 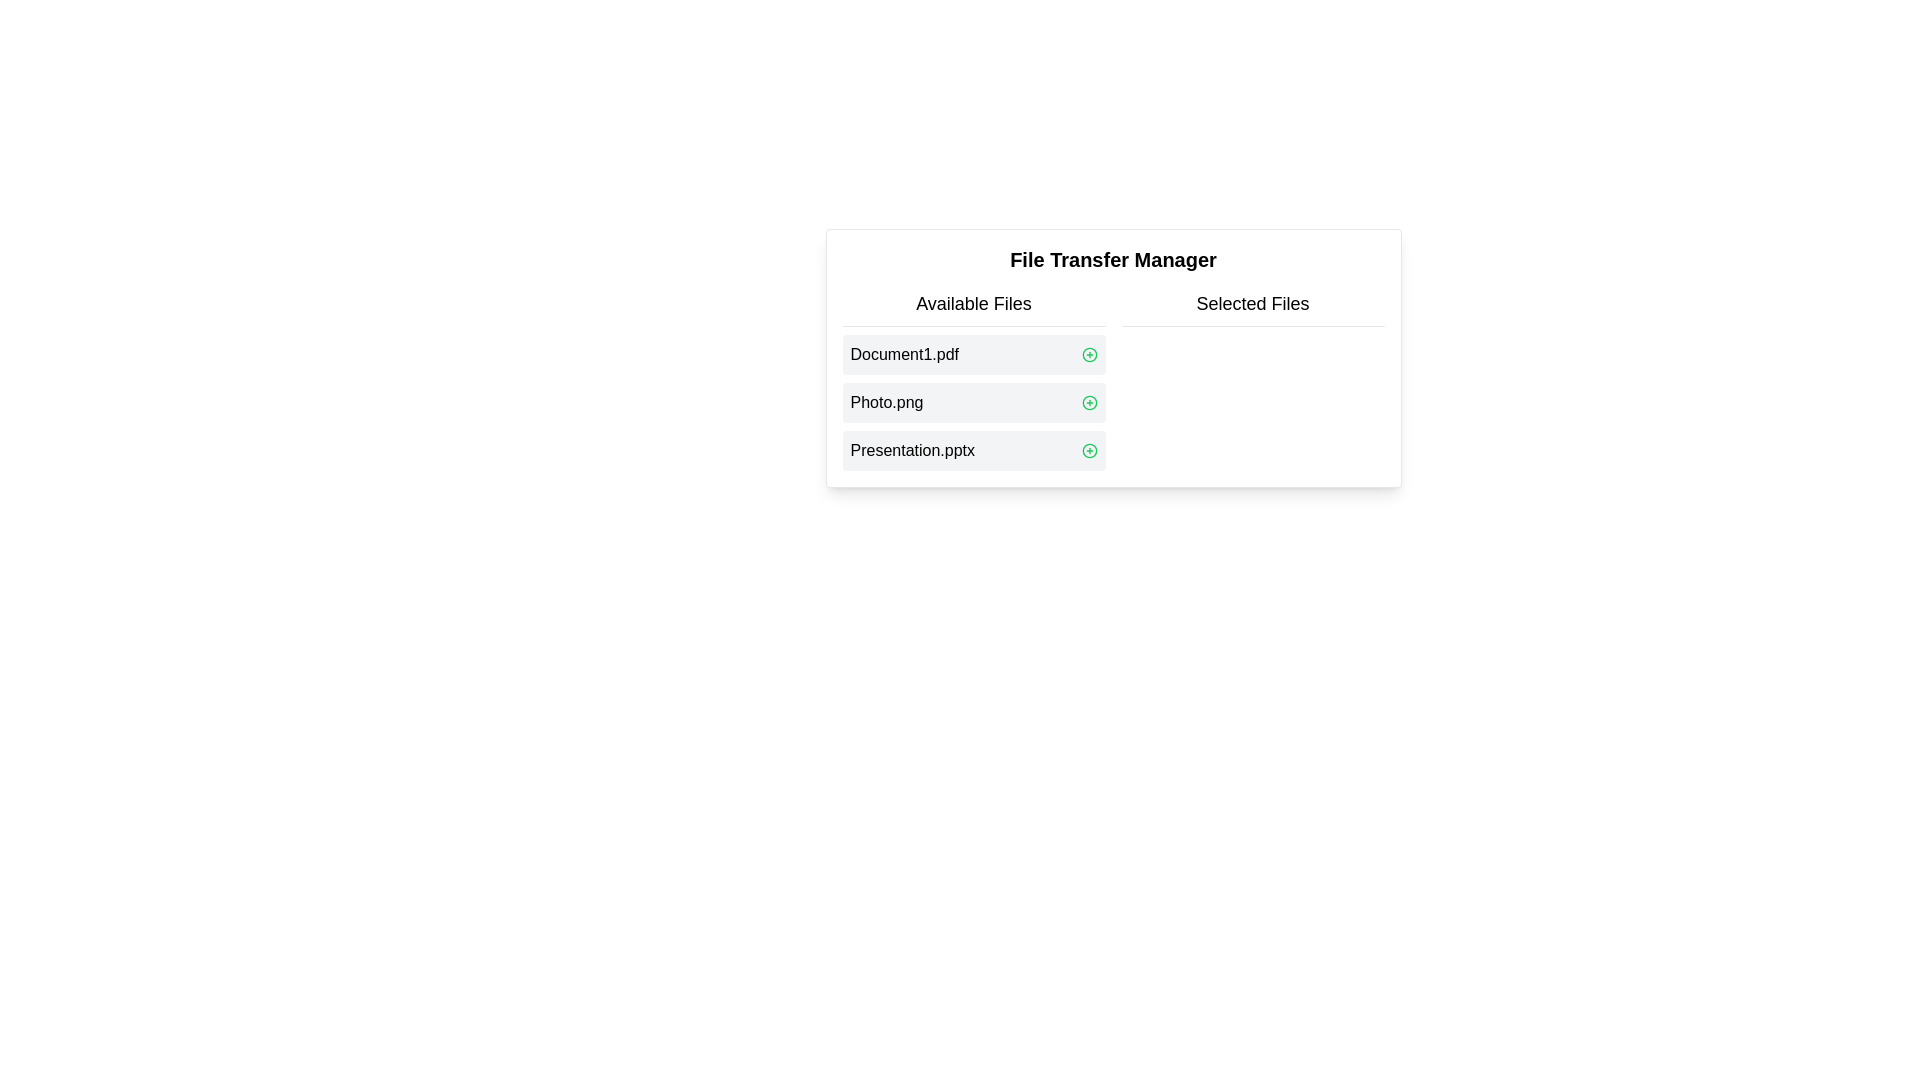 What do you see at coordinates (974, 402) in the screenshot?
I see `the 'Photo.png' file entry in the 'Available Files' section` at bounding box center [974, 402].